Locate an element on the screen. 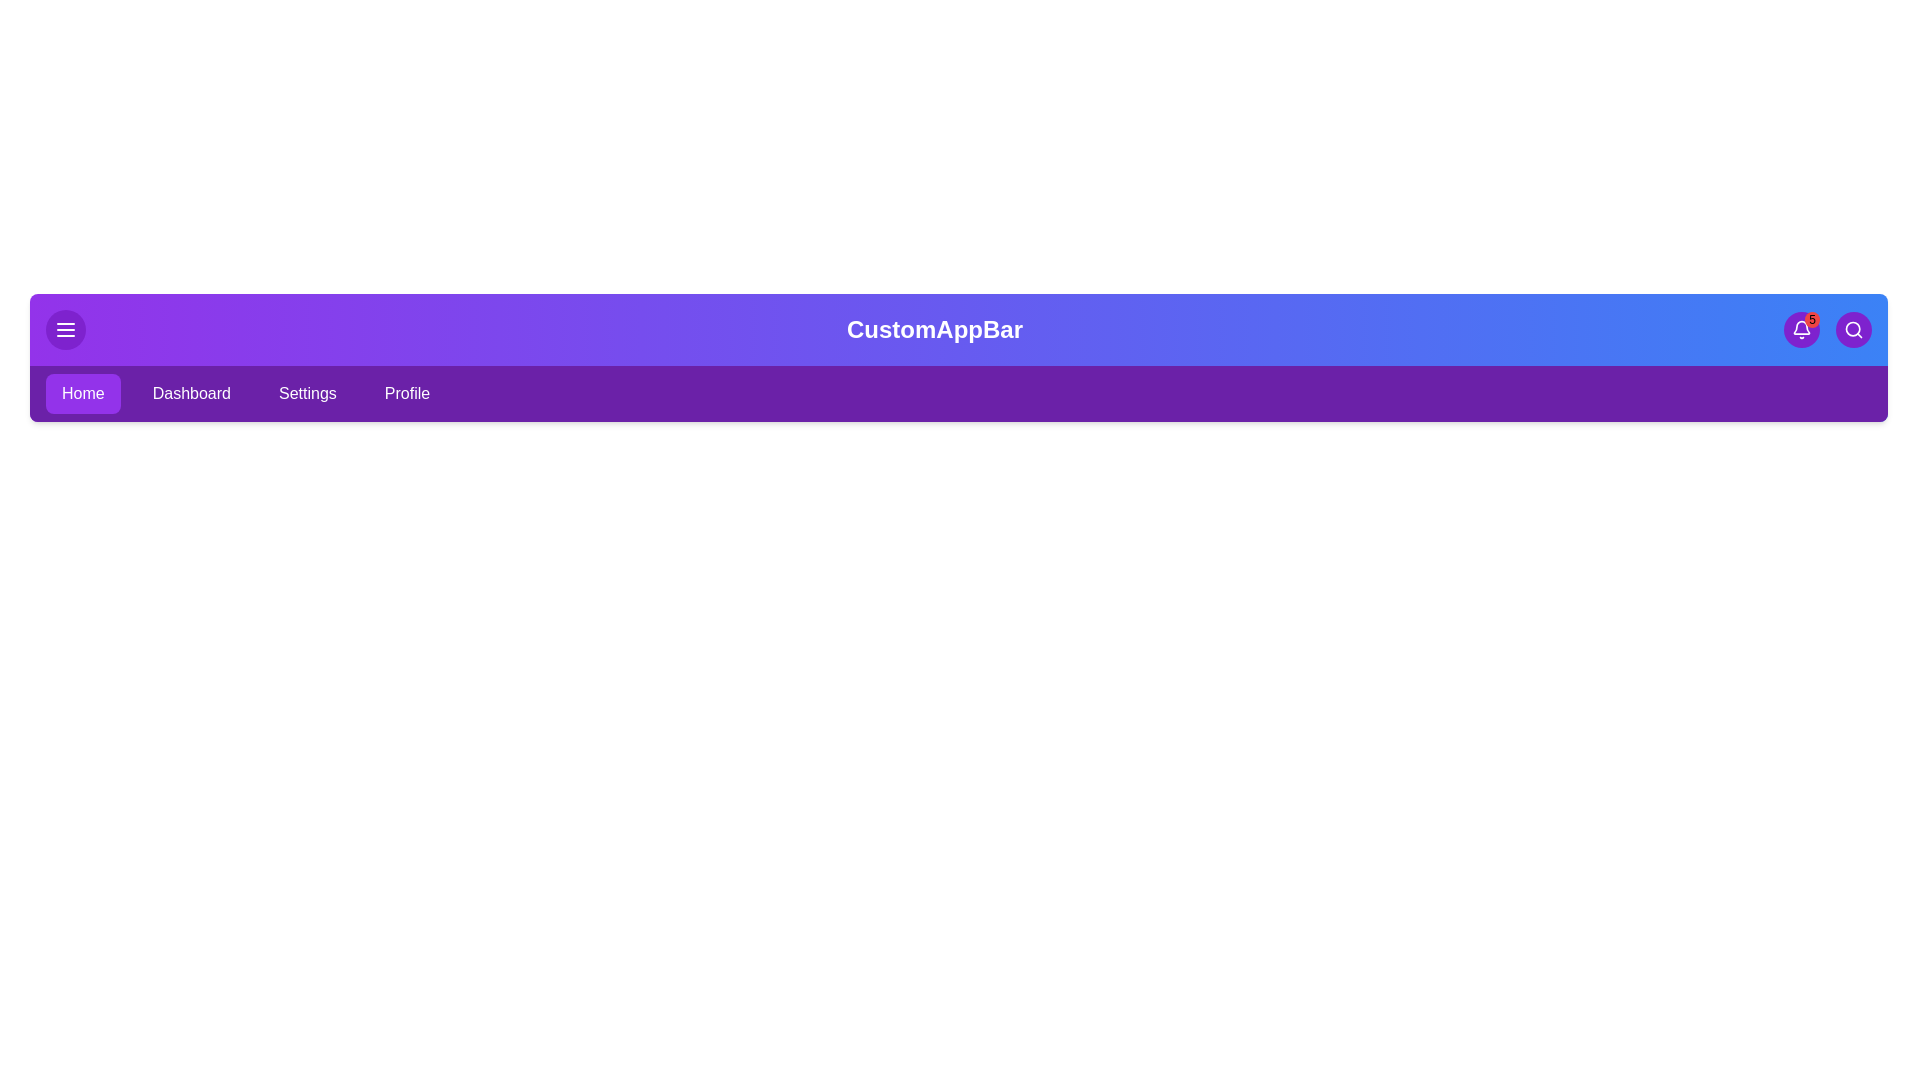 This screenshot has height=1080, width=1920. the notification button to view notifications is located at coordinates (1801, 329).